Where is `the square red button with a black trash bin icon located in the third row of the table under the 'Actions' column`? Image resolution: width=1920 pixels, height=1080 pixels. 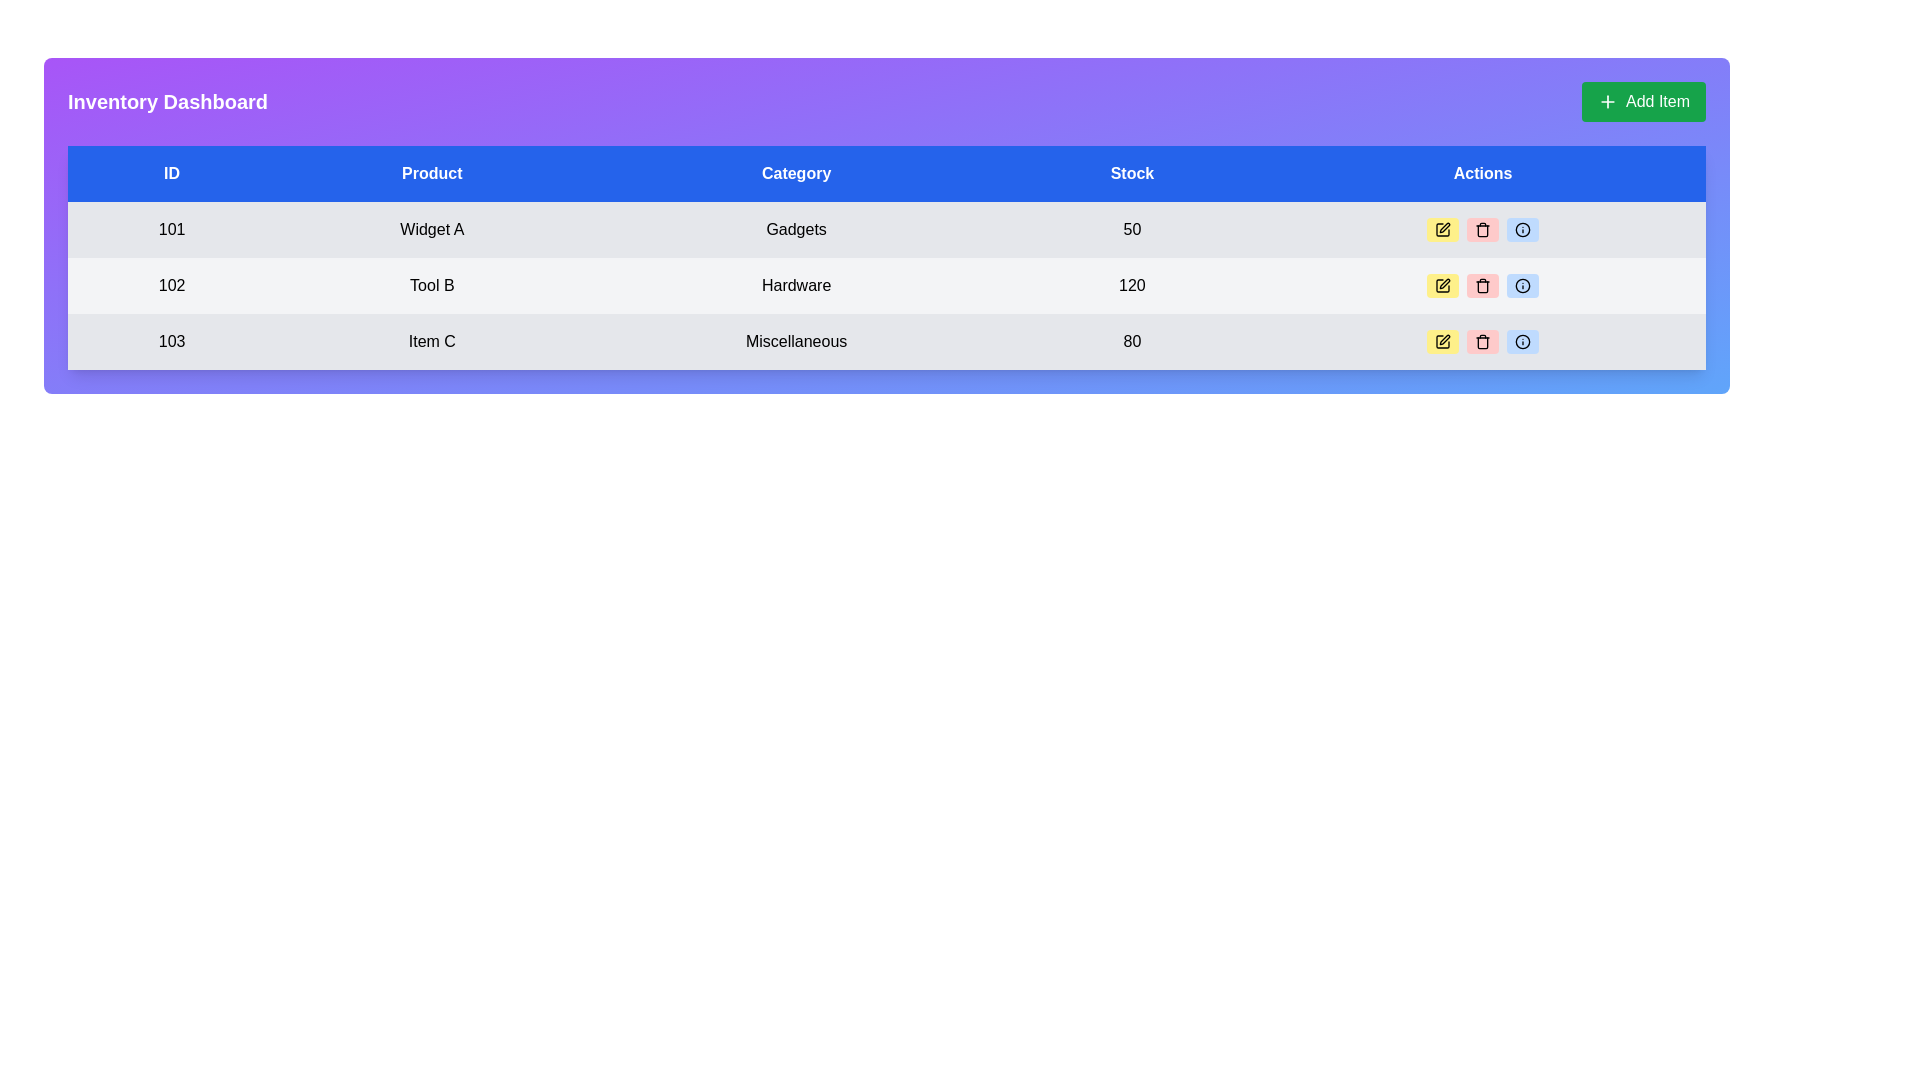
the square red button with a black trash bin icon located in the third row of the table under the 'Actions' column is located at coordinates (1483, 341).